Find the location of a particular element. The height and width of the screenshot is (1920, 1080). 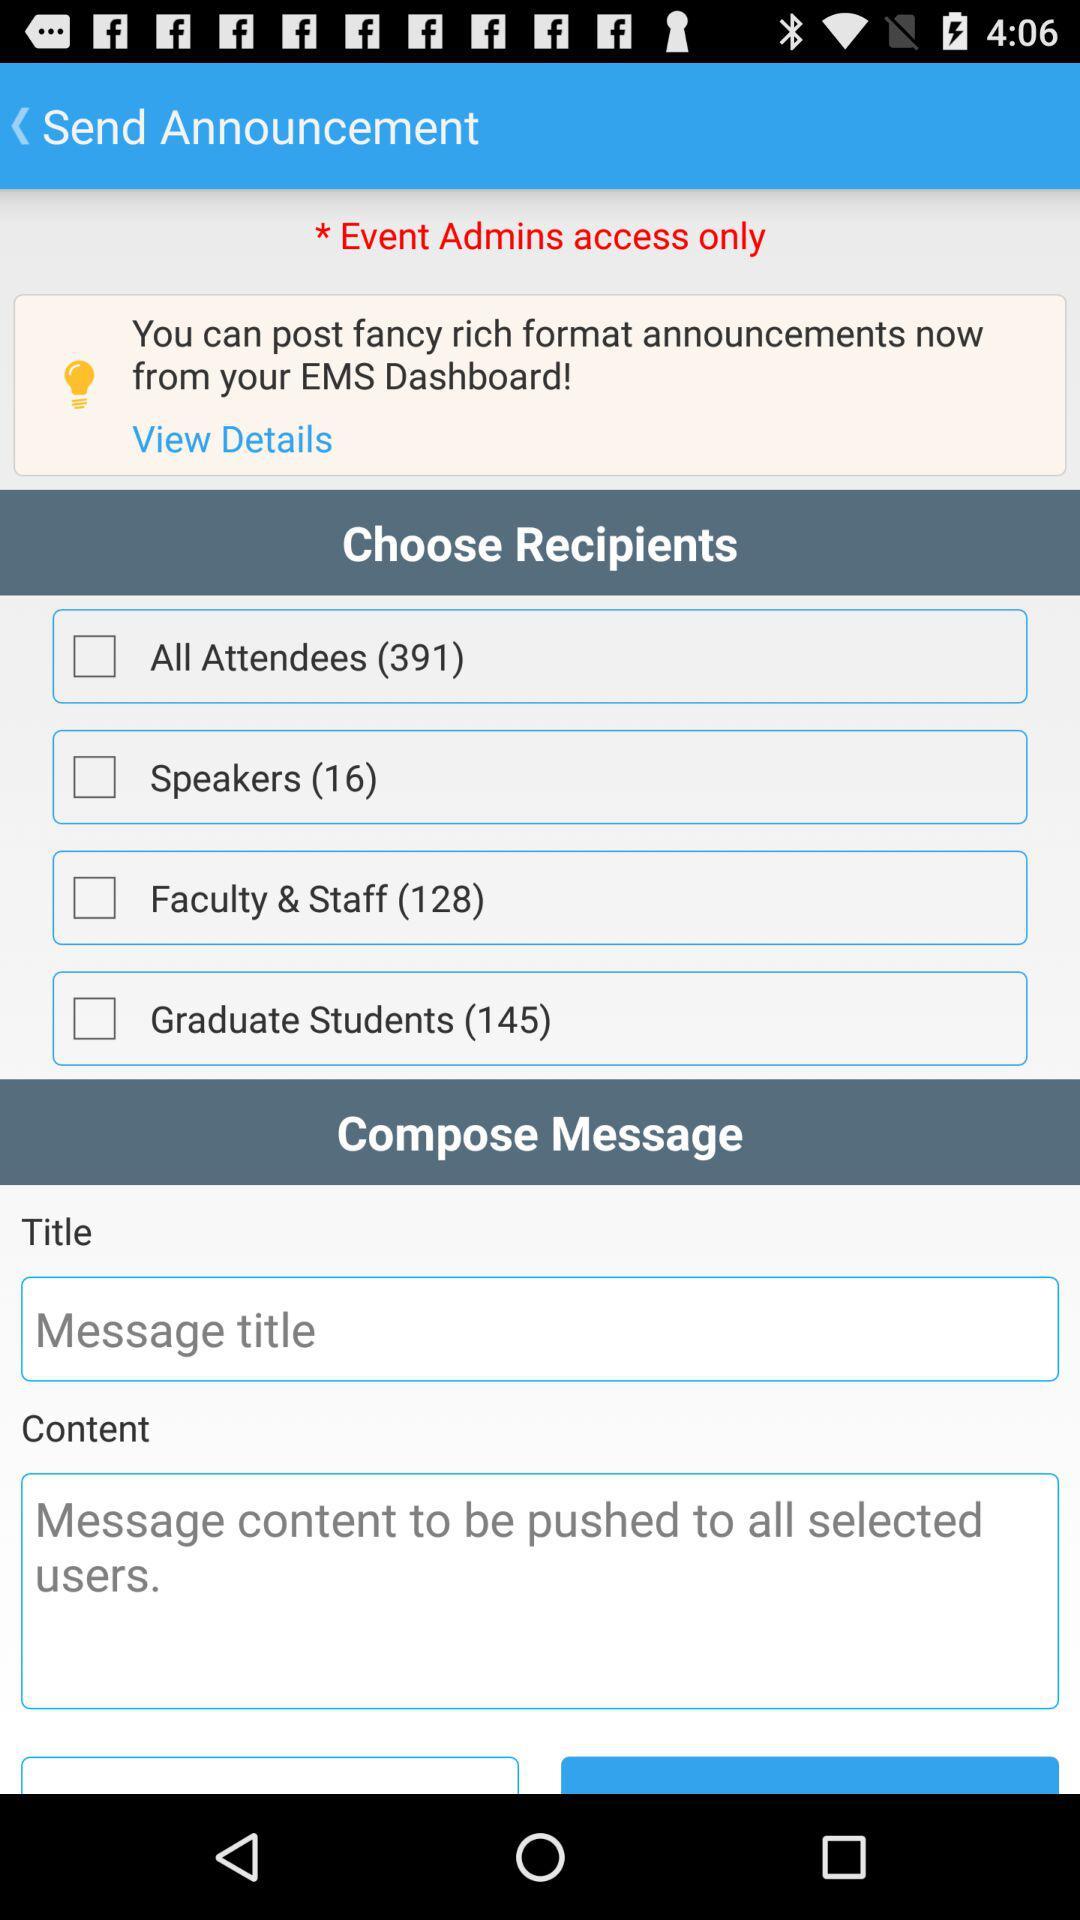

recipients is located at coordinates (94, 1018).